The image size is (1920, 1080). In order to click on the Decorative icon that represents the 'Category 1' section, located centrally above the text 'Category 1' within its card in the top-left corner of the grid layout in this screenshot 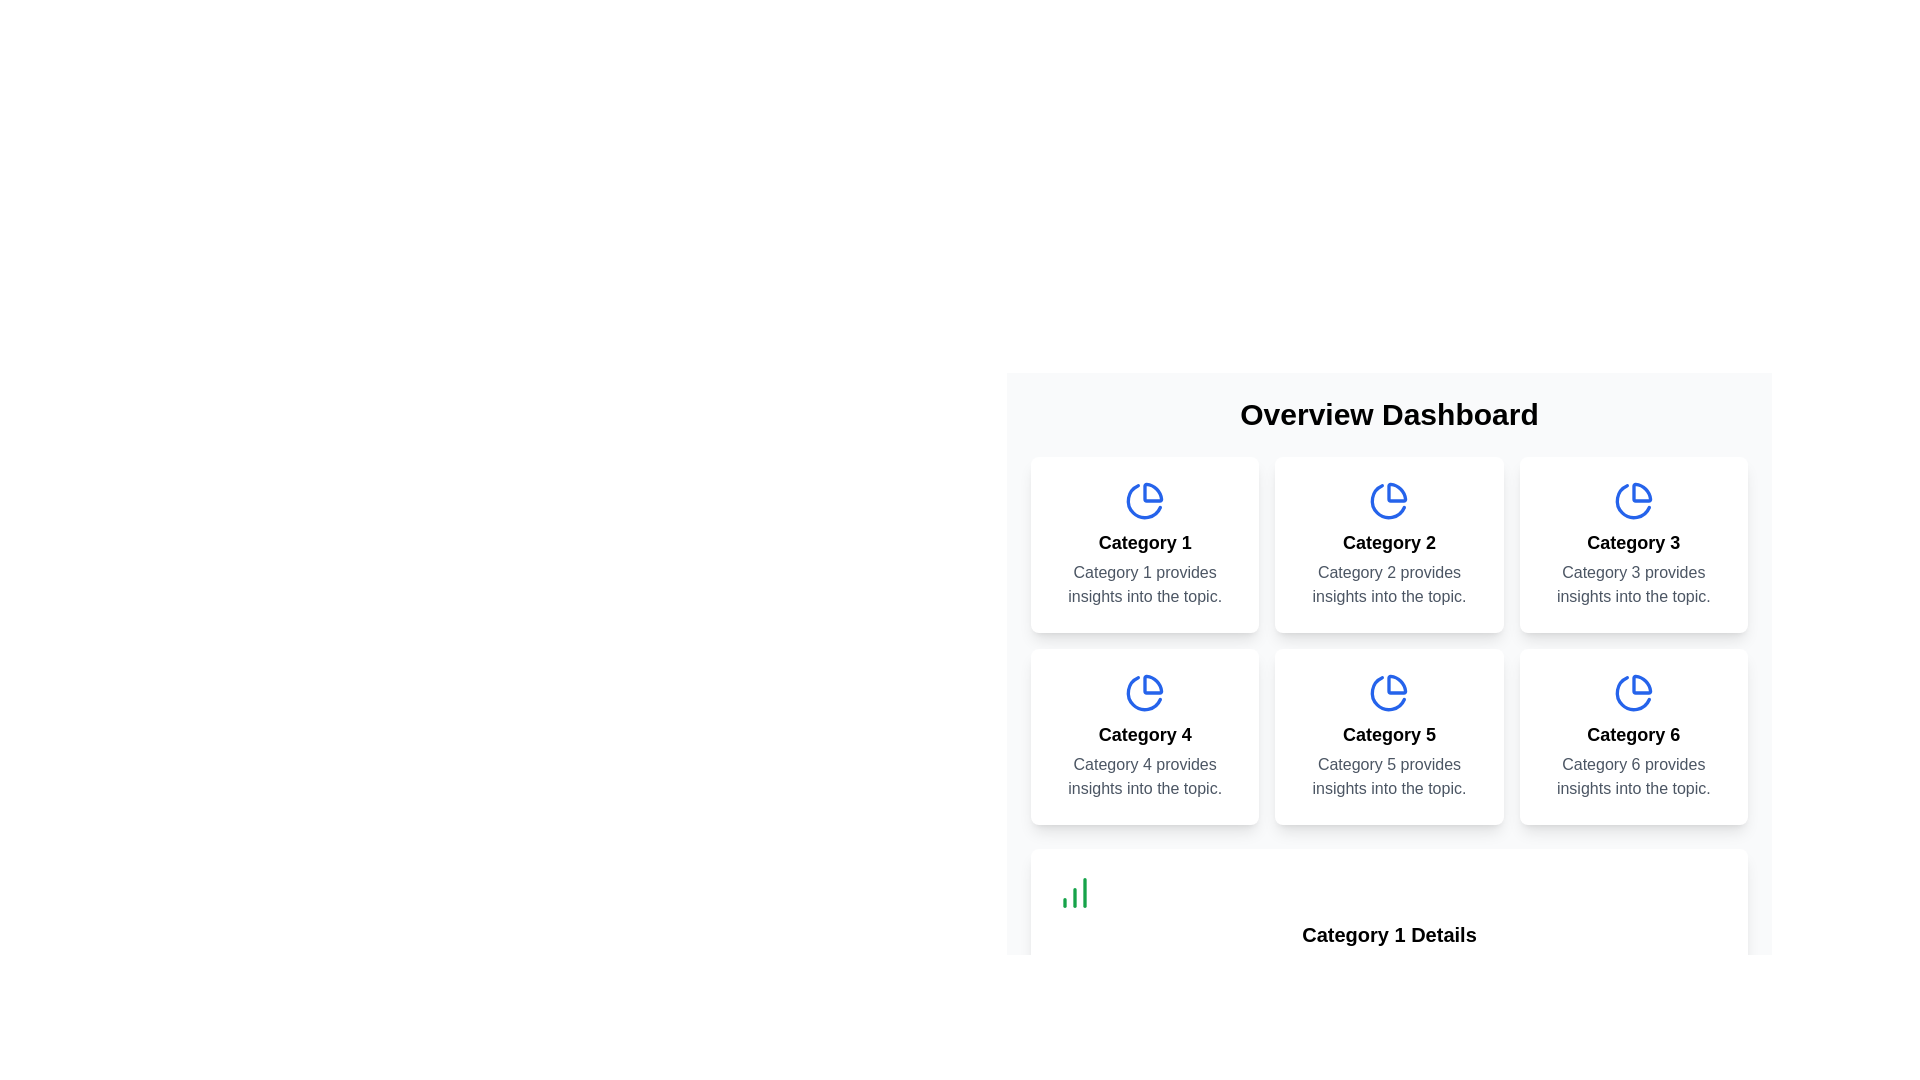, I will do `click(1145, 500)`.